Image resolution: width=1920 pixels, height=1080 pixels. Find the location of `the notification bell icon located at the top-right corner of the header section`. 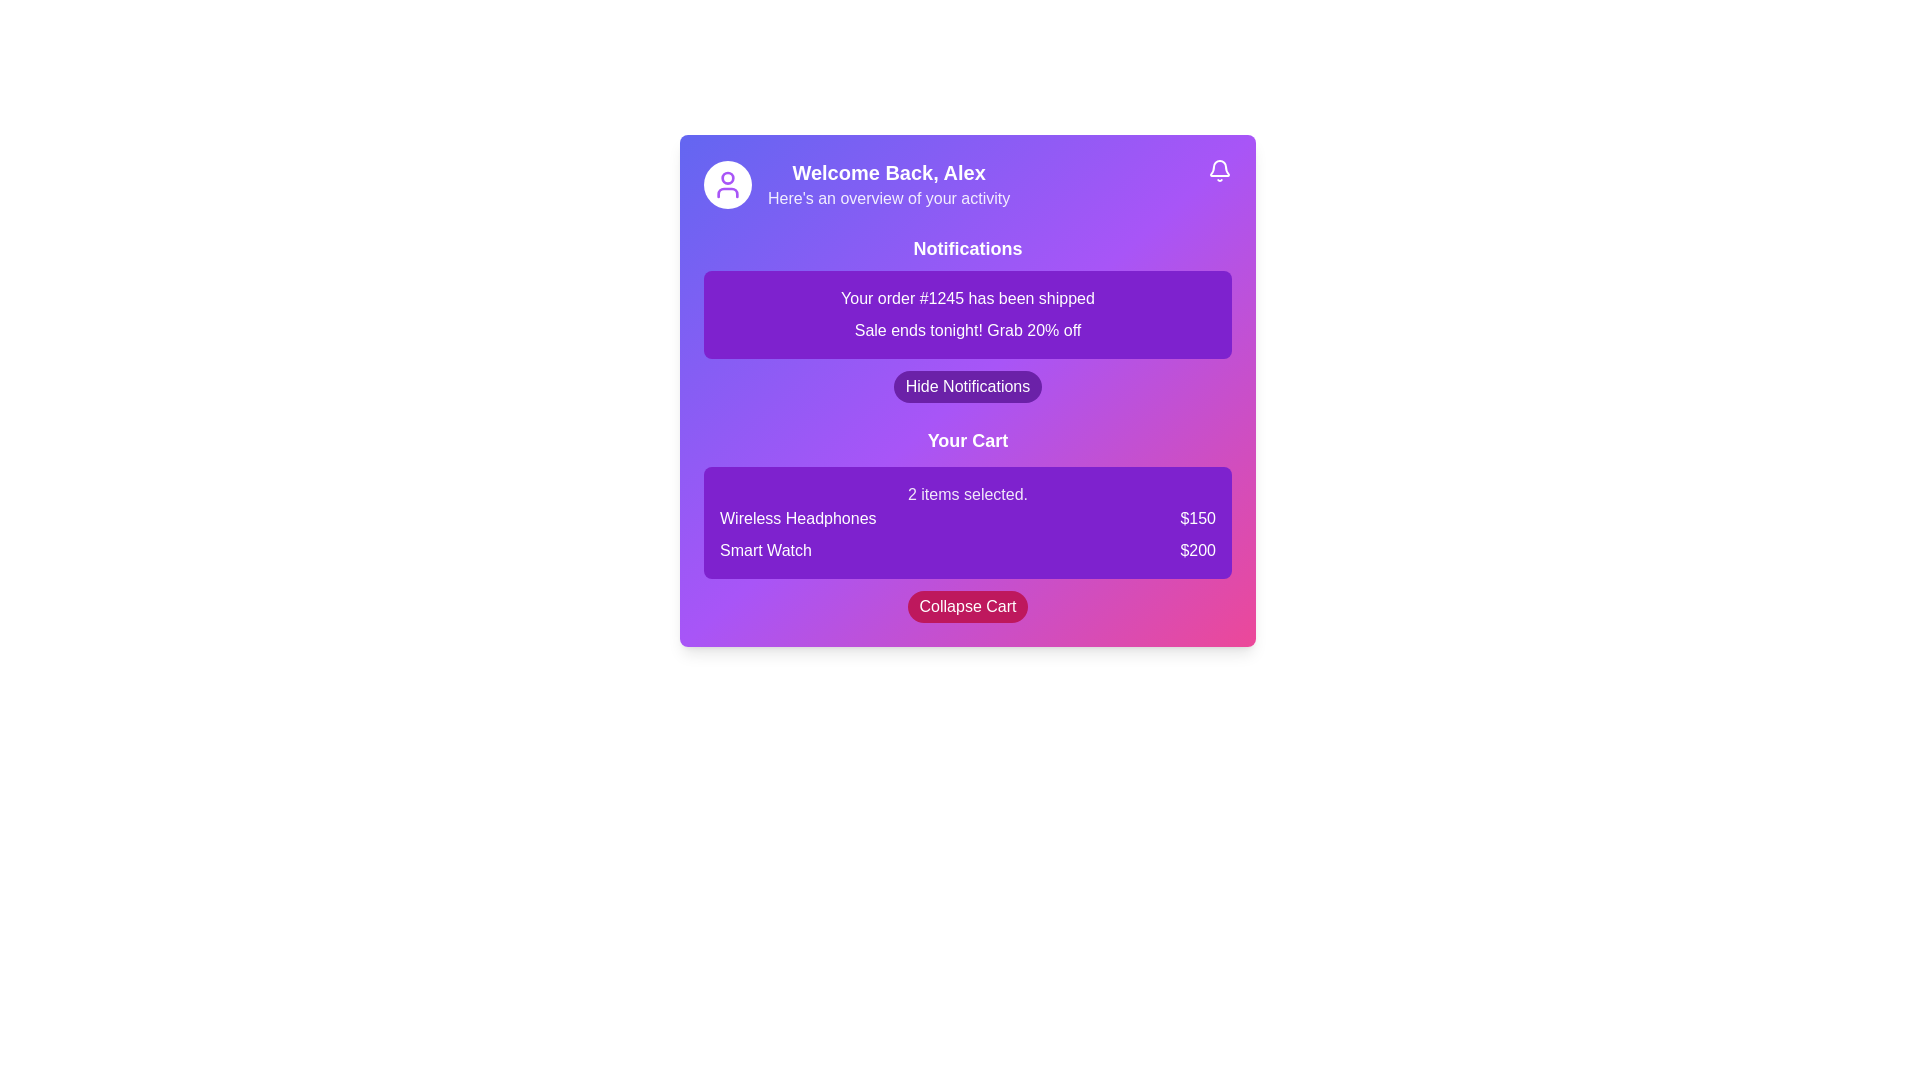

the notification bell icon located at the top-right corner of the header section is located at coordinates (1218, 169).